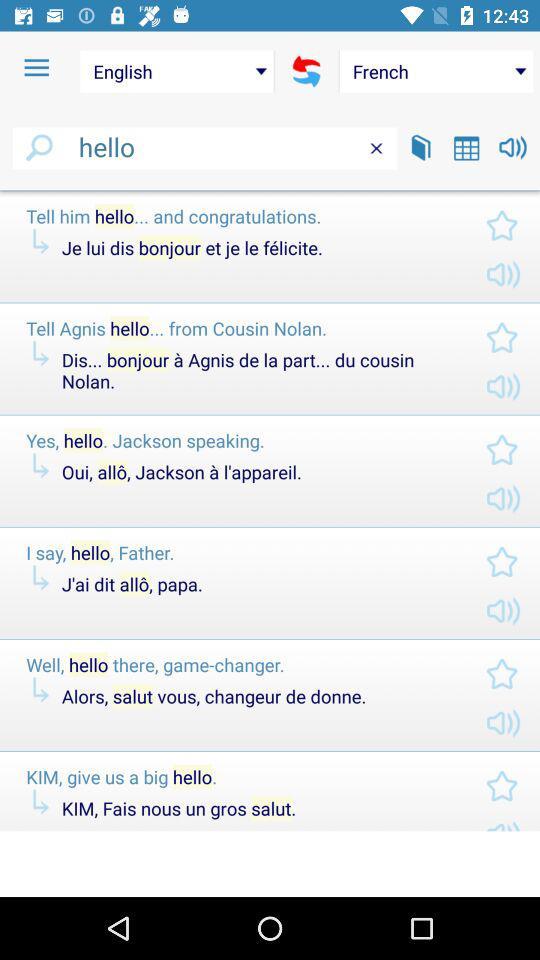 This screenshot has width=540, height=960. Describe the element at coordinates (376, 147) in the screenshot. I see `the close icon` at that location.